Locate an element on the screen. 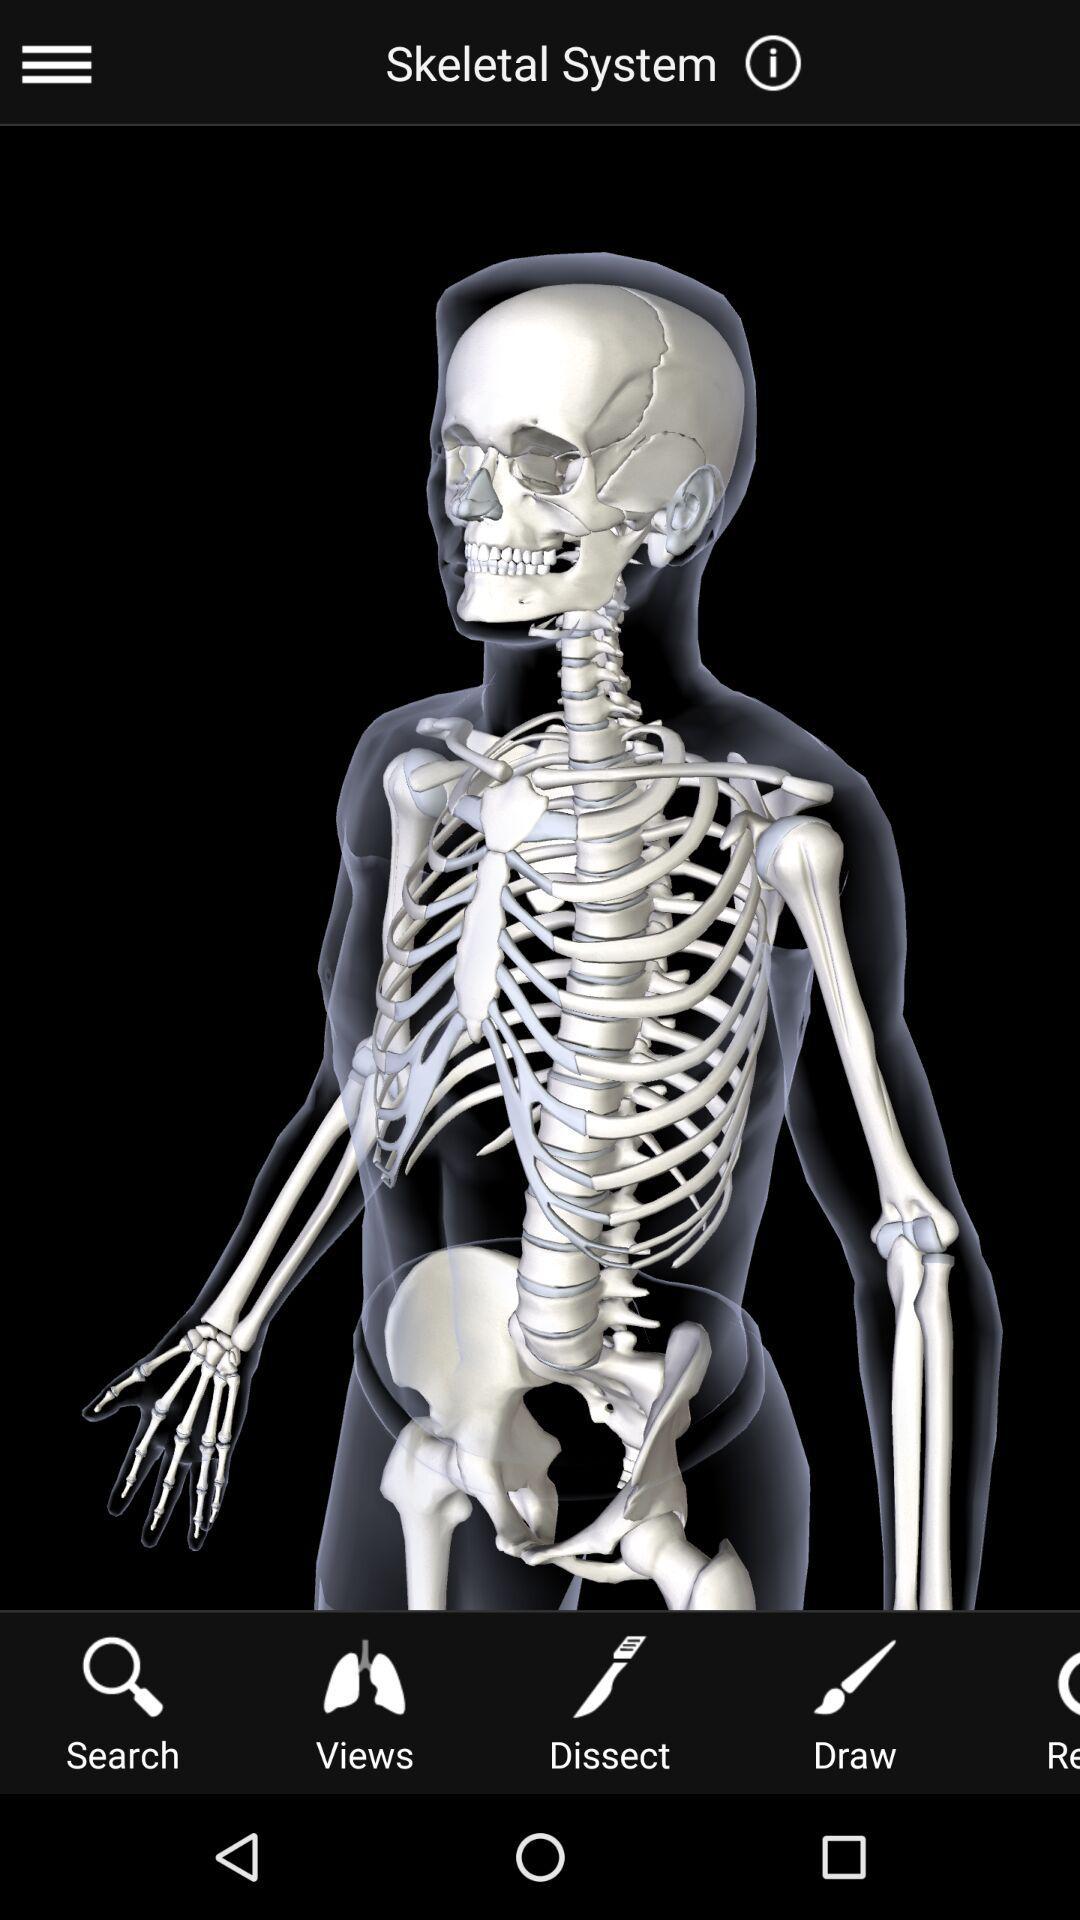 Image resolution: width=1080 pixels, height=1920 pixels. the views button is located at coordinates (364, 1700).